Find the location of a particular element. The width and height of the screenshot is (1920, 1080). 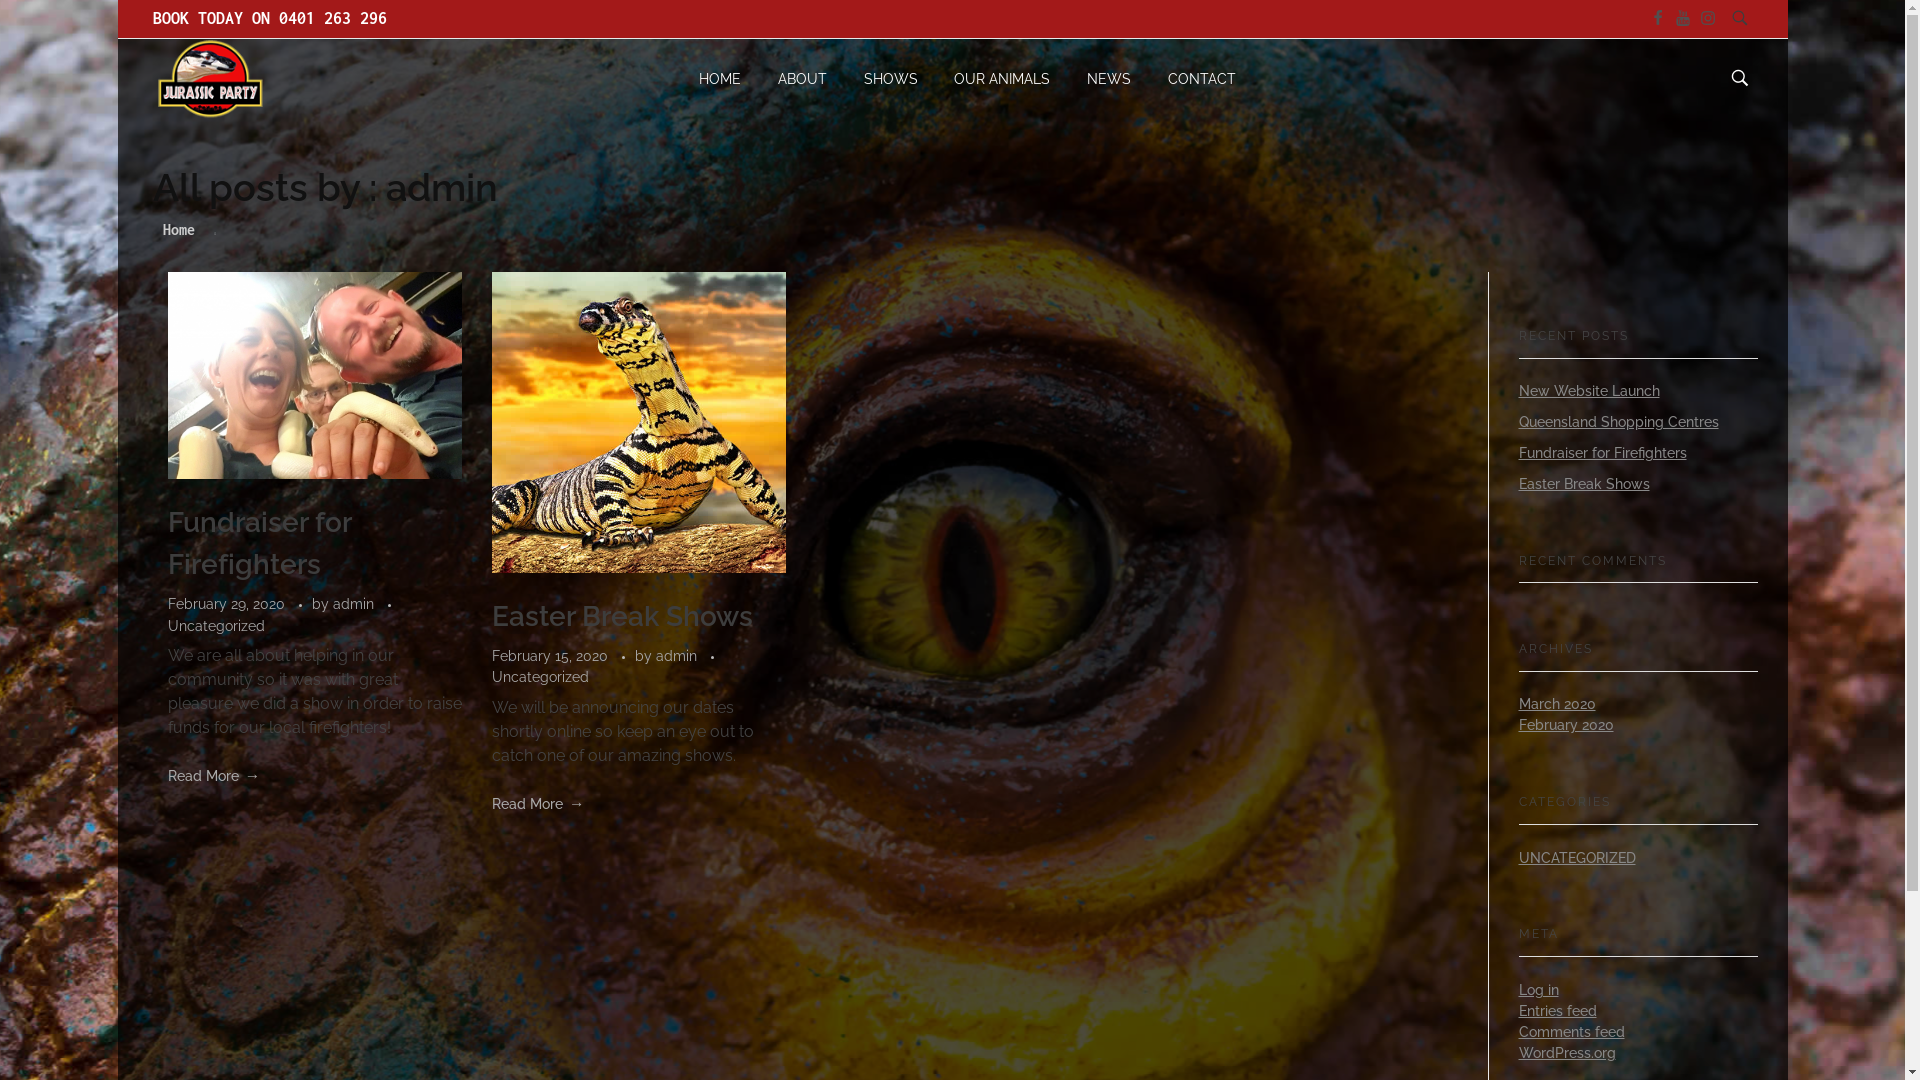

'SHOWS' is located at coordinates (889, 77).